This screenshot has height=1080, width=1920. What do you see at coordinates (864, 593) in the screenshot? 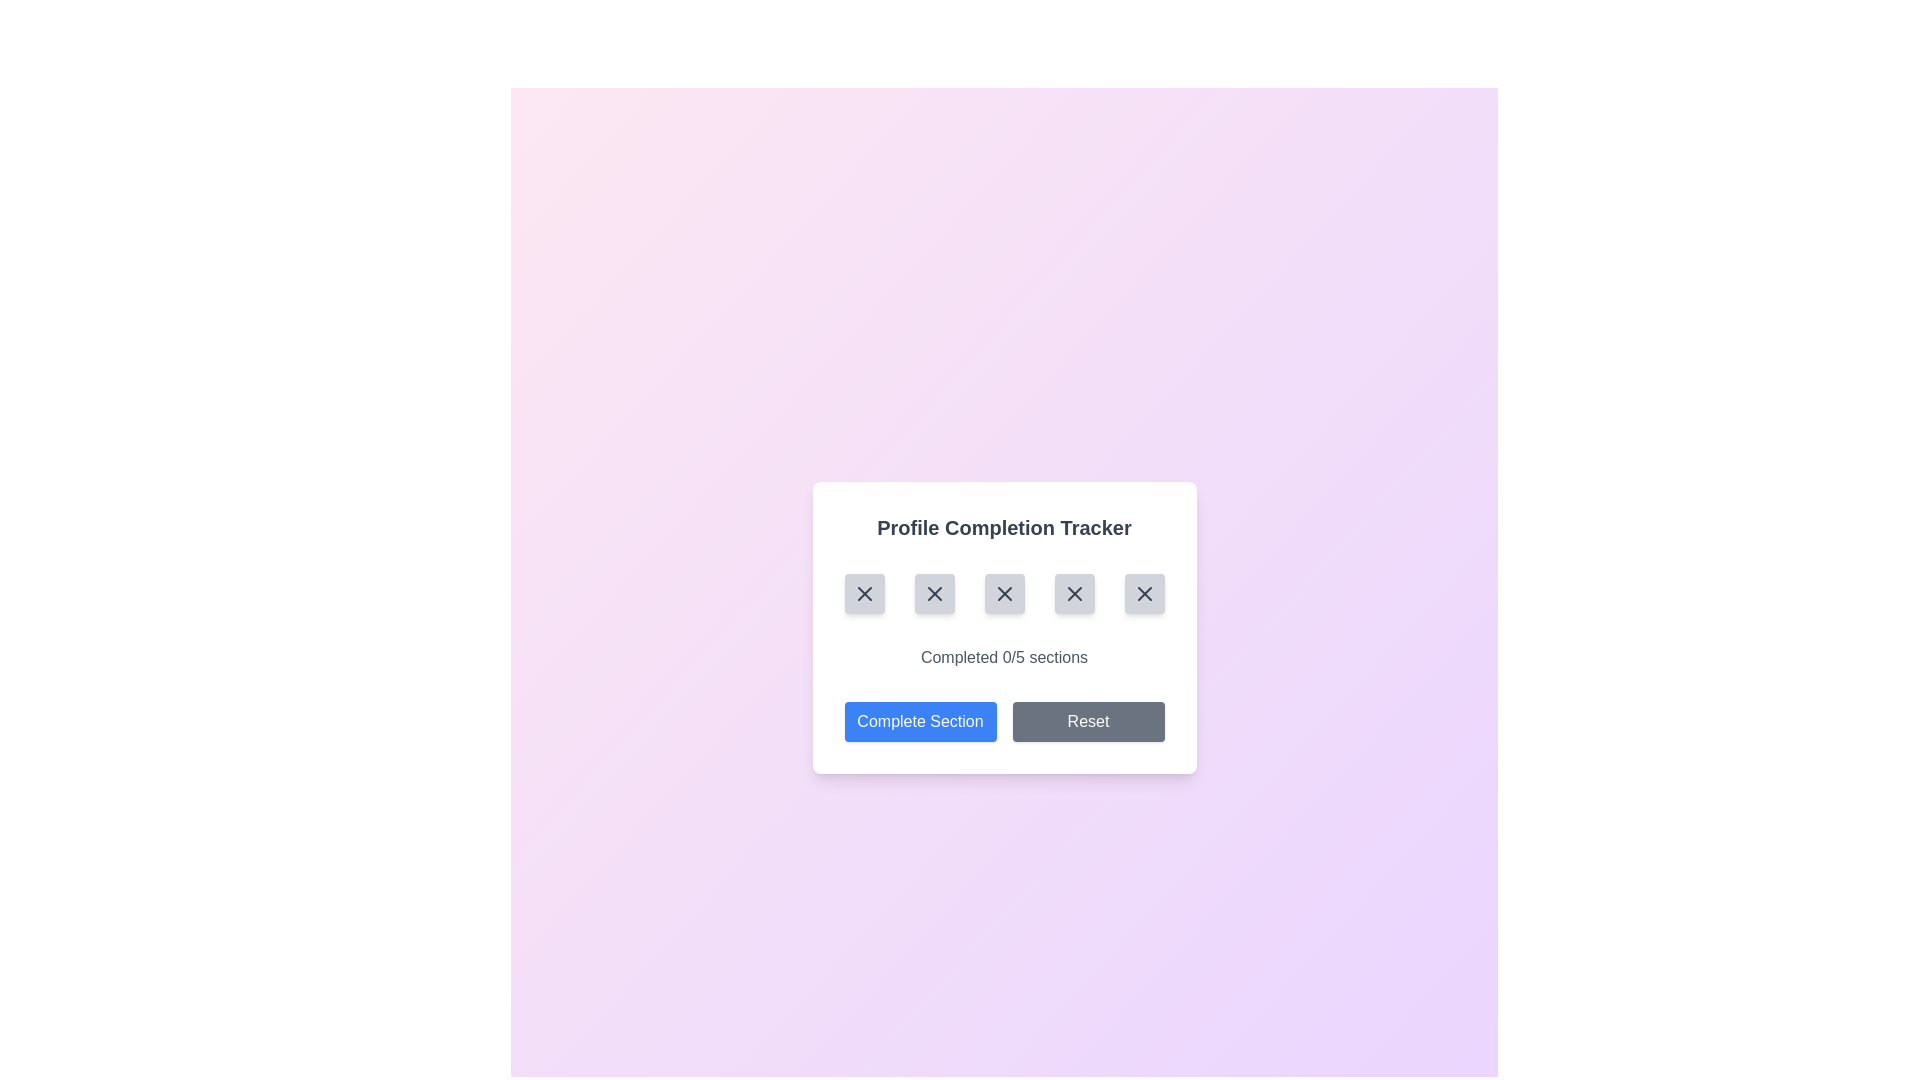
I see `the icon indicating an incomplete section within the Profile Completion Tracker module, which is the first button in a row of five buttons` at bounding box center [864, 593].